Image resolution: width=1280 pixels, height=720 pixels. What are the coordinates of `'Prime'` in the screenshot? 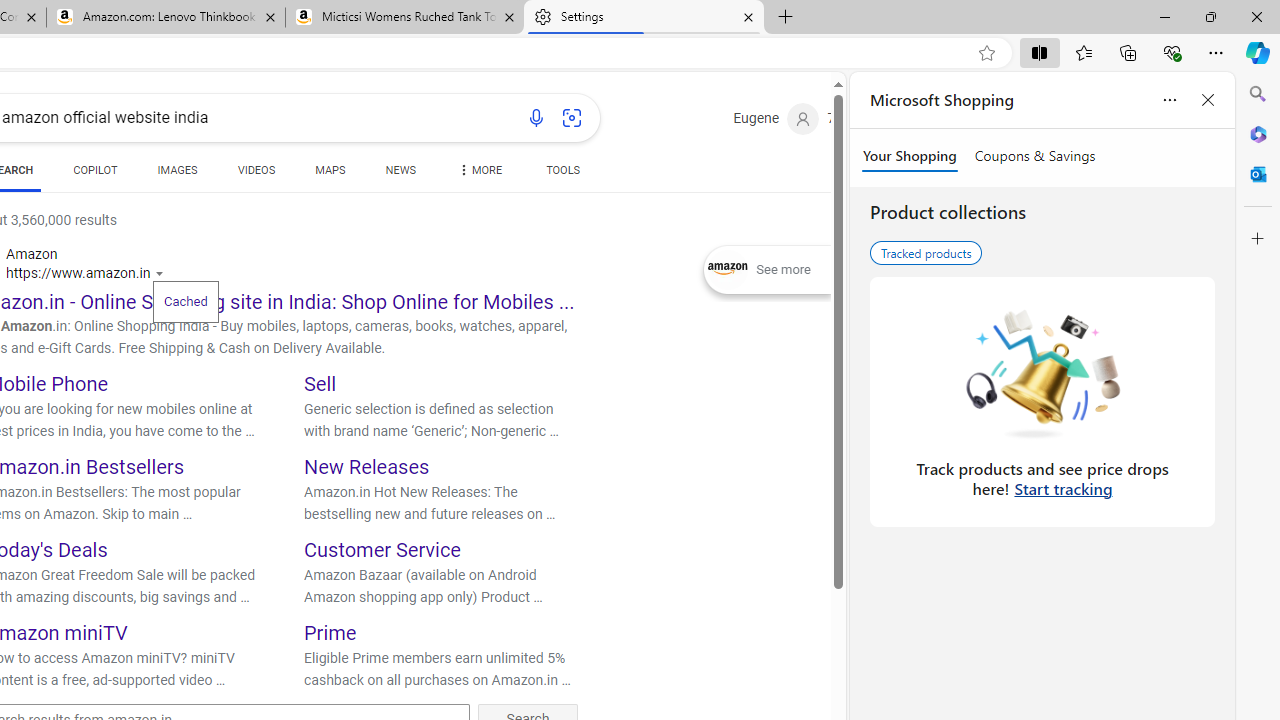 It's located at (330, 632).